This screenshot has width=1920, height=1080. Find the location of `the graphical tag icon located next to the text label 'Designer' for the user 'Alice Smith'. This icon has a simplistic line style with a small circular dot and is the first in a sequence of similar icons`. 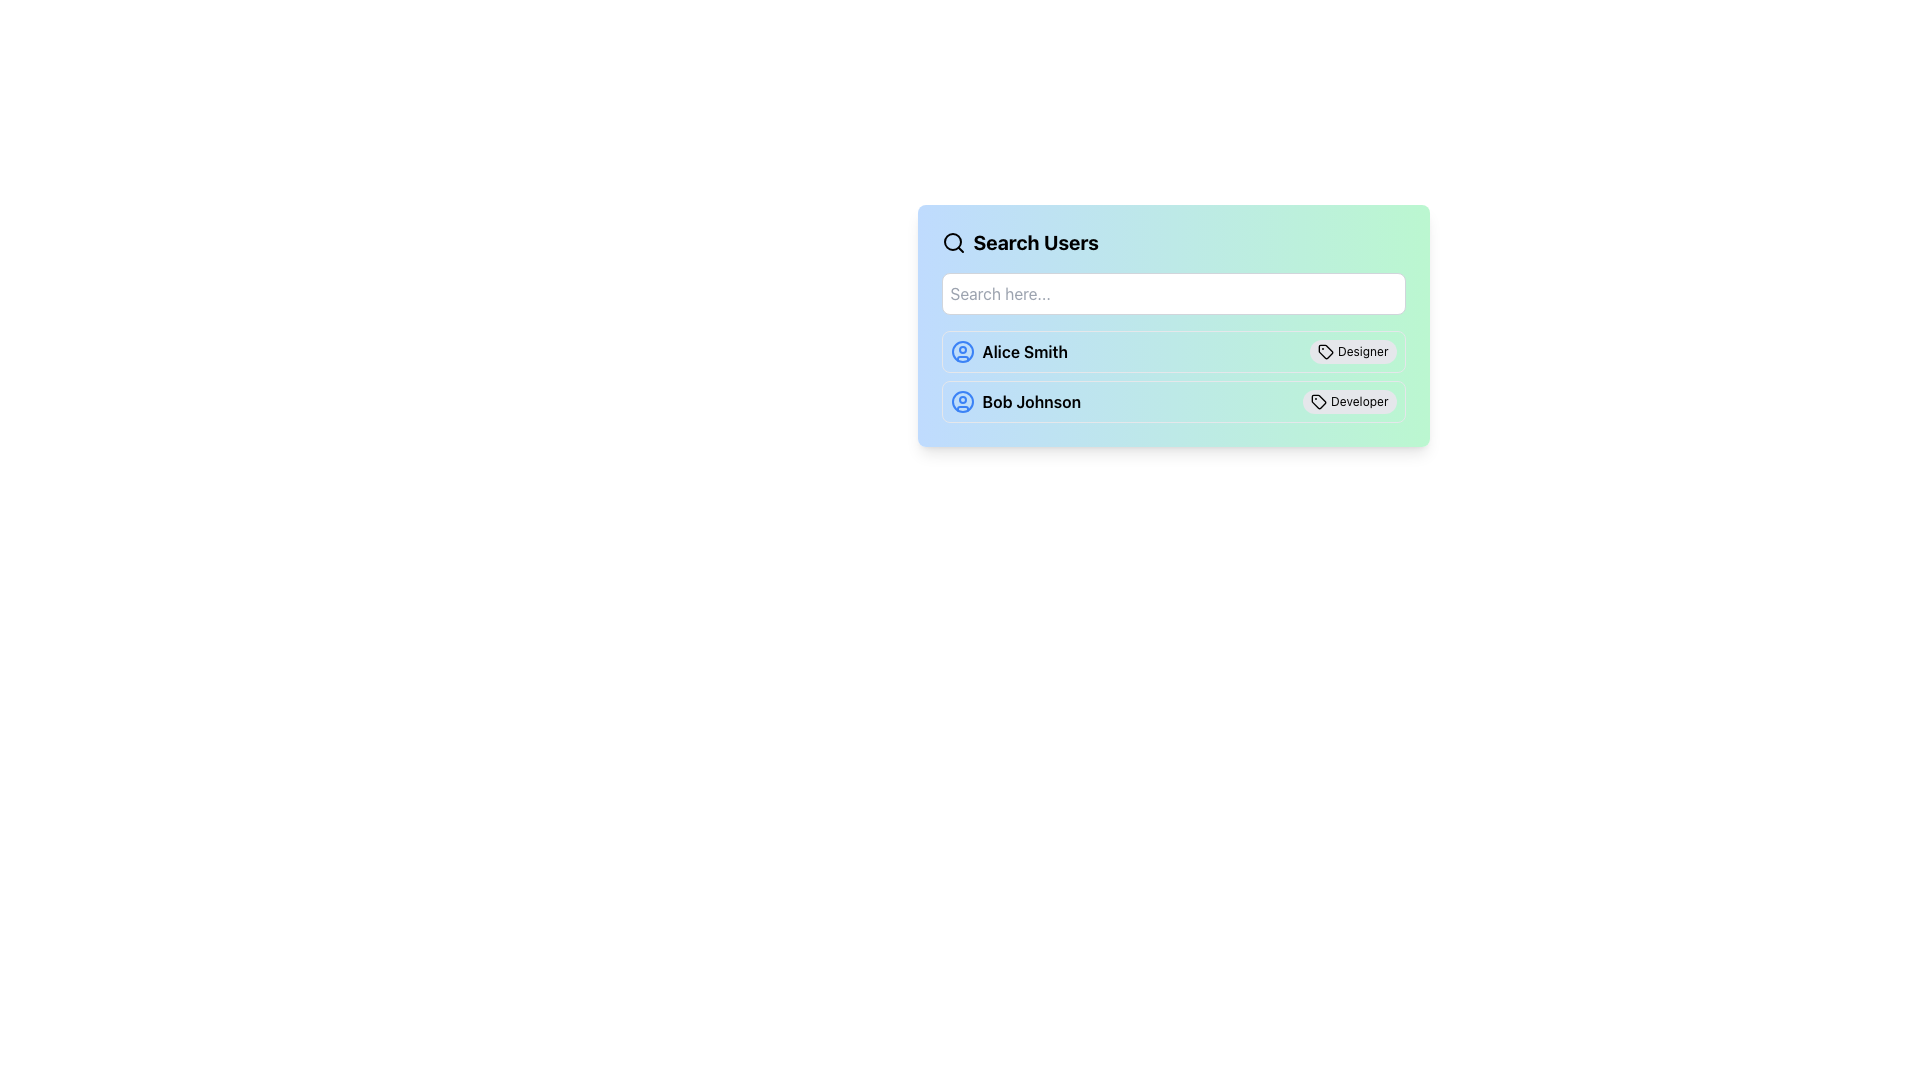

the graphical tag icon located next to the text label 'Designer' for the user 'Alice Smith'. This icon has a simplistic line style with a small circular dot and is the first in a sequence of similar icons is located at coordinates (1325, 350).